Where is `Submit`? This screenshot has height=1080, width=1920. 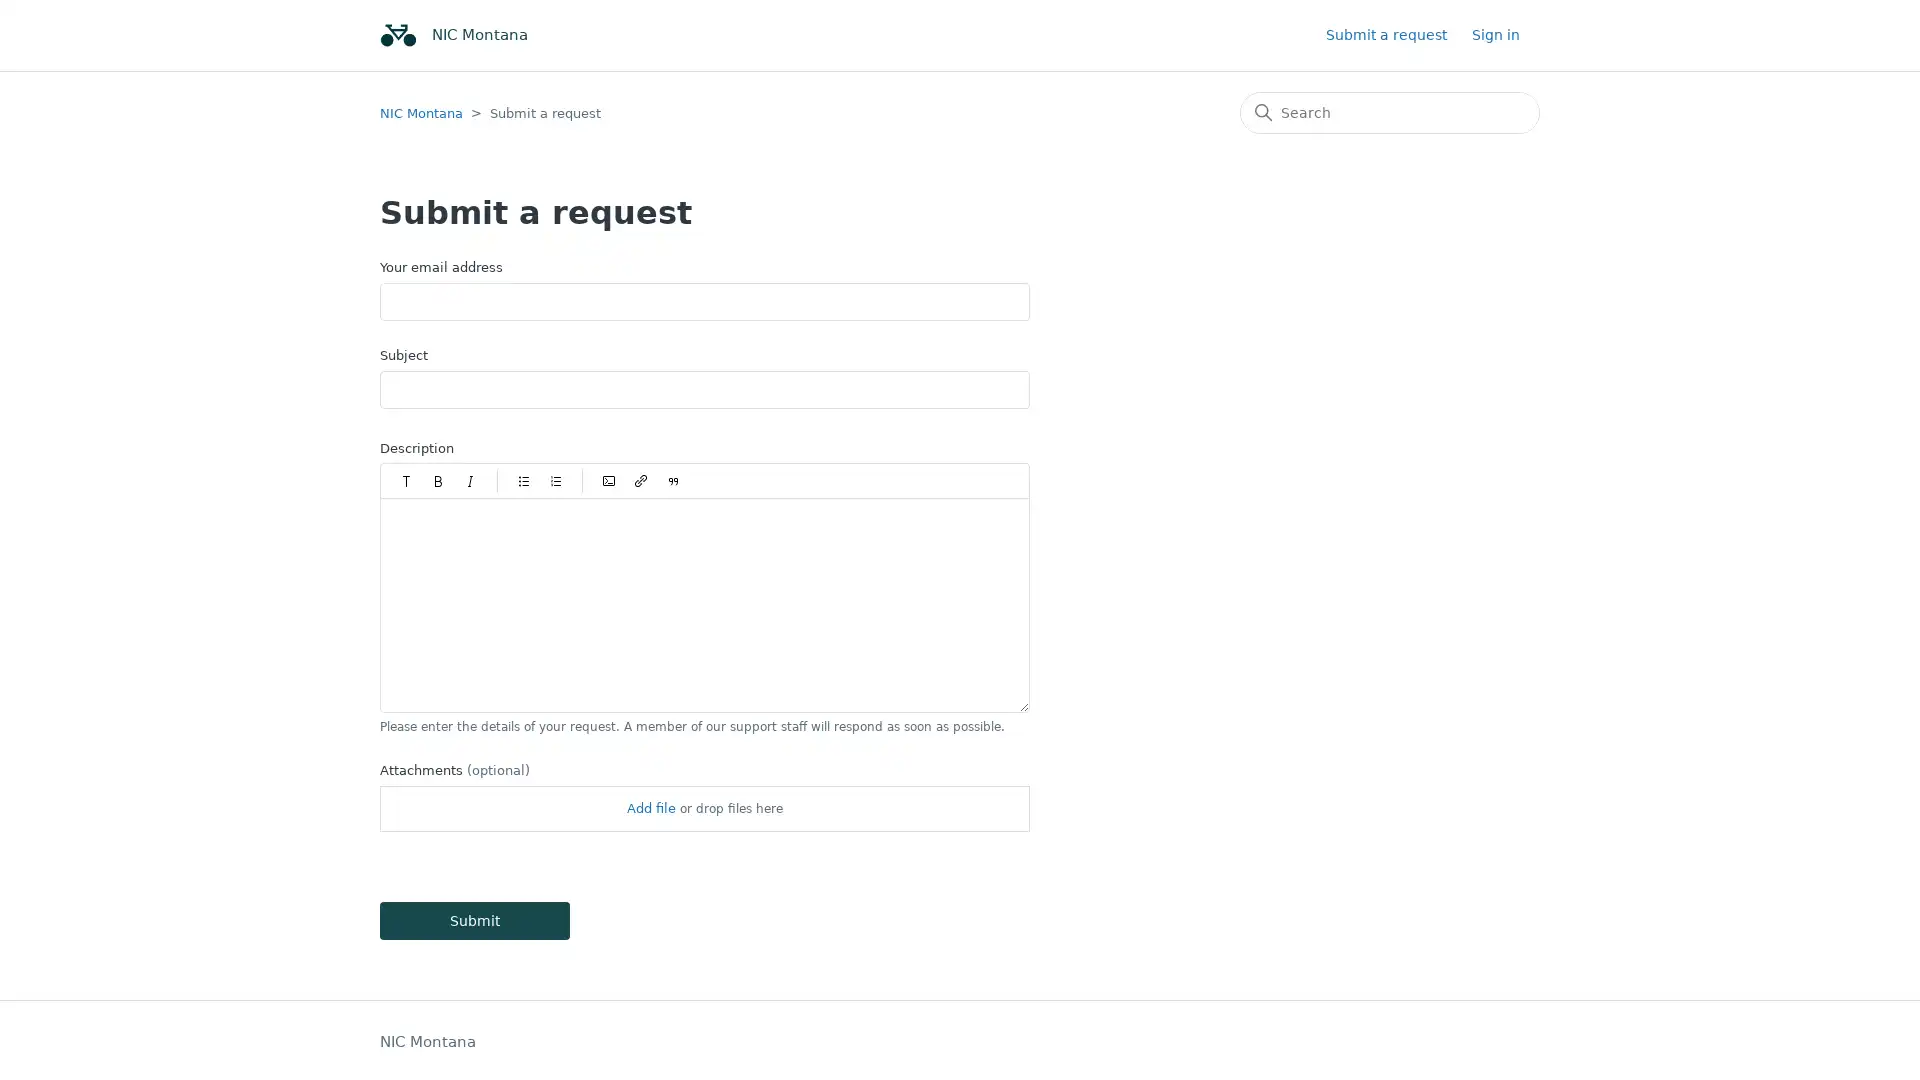 Submit is located at coordinates (474, 920).